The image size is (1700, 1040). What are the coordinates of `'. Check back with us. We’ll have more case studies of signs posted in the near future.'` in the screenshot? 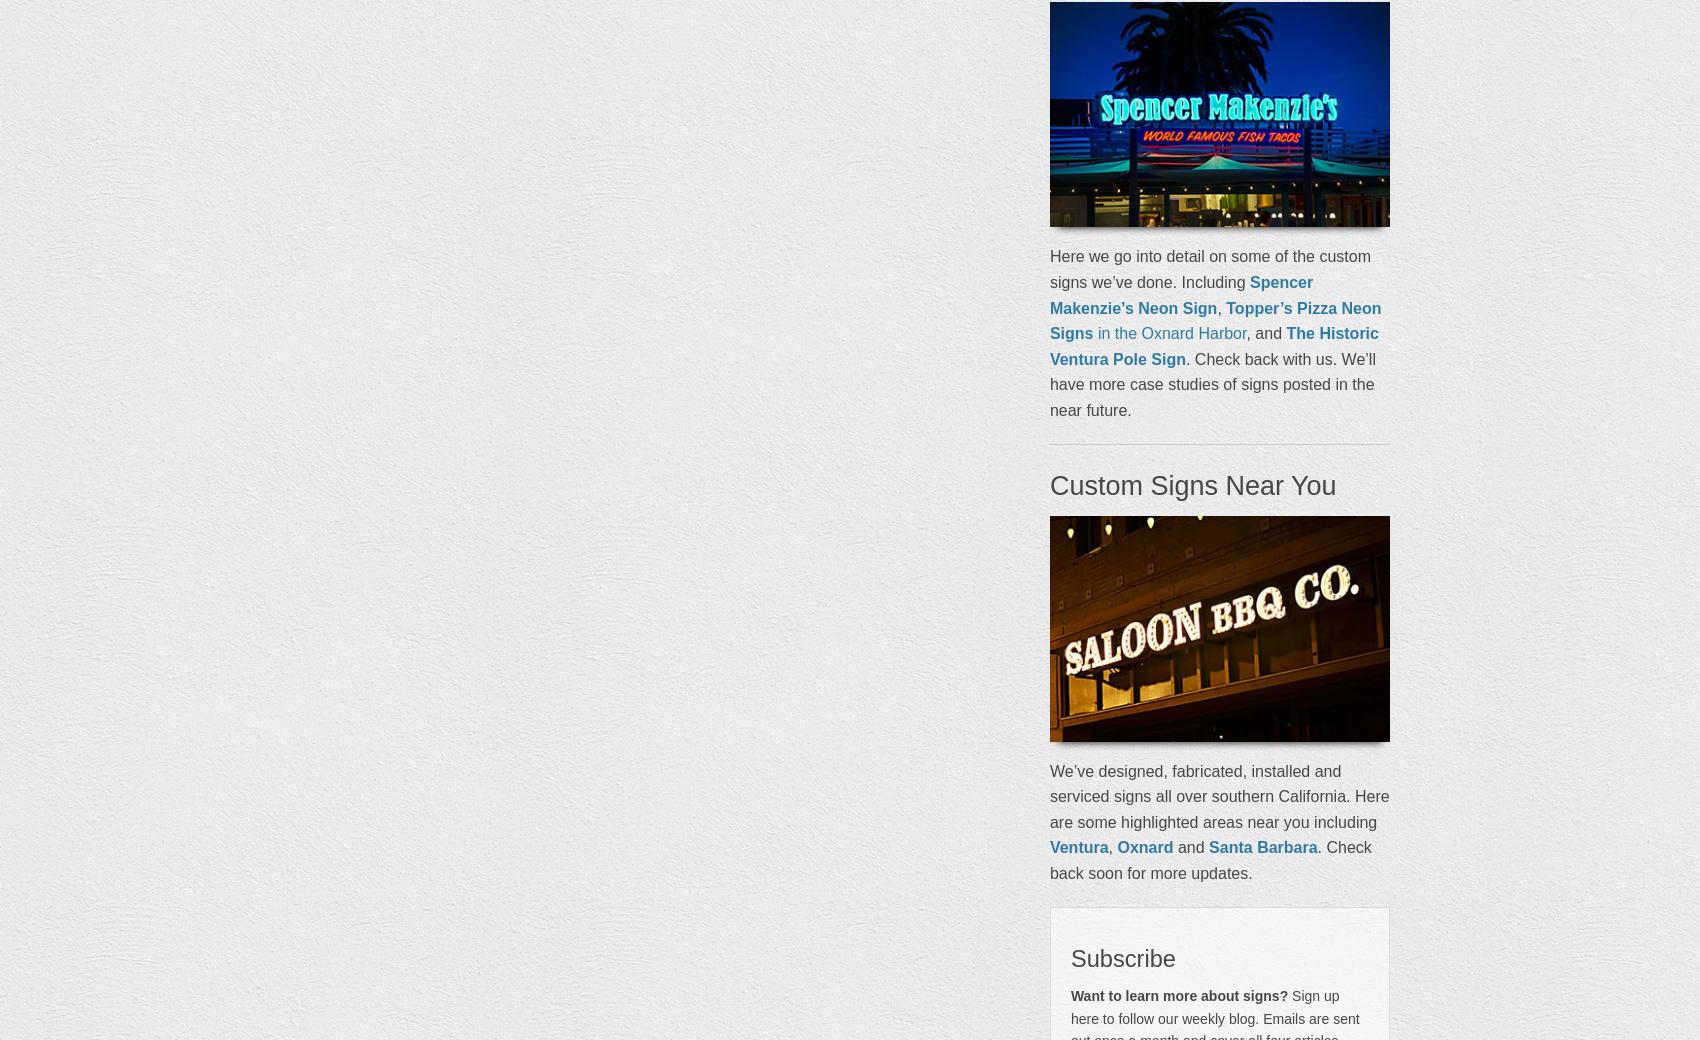 It's located at (1210, 383).